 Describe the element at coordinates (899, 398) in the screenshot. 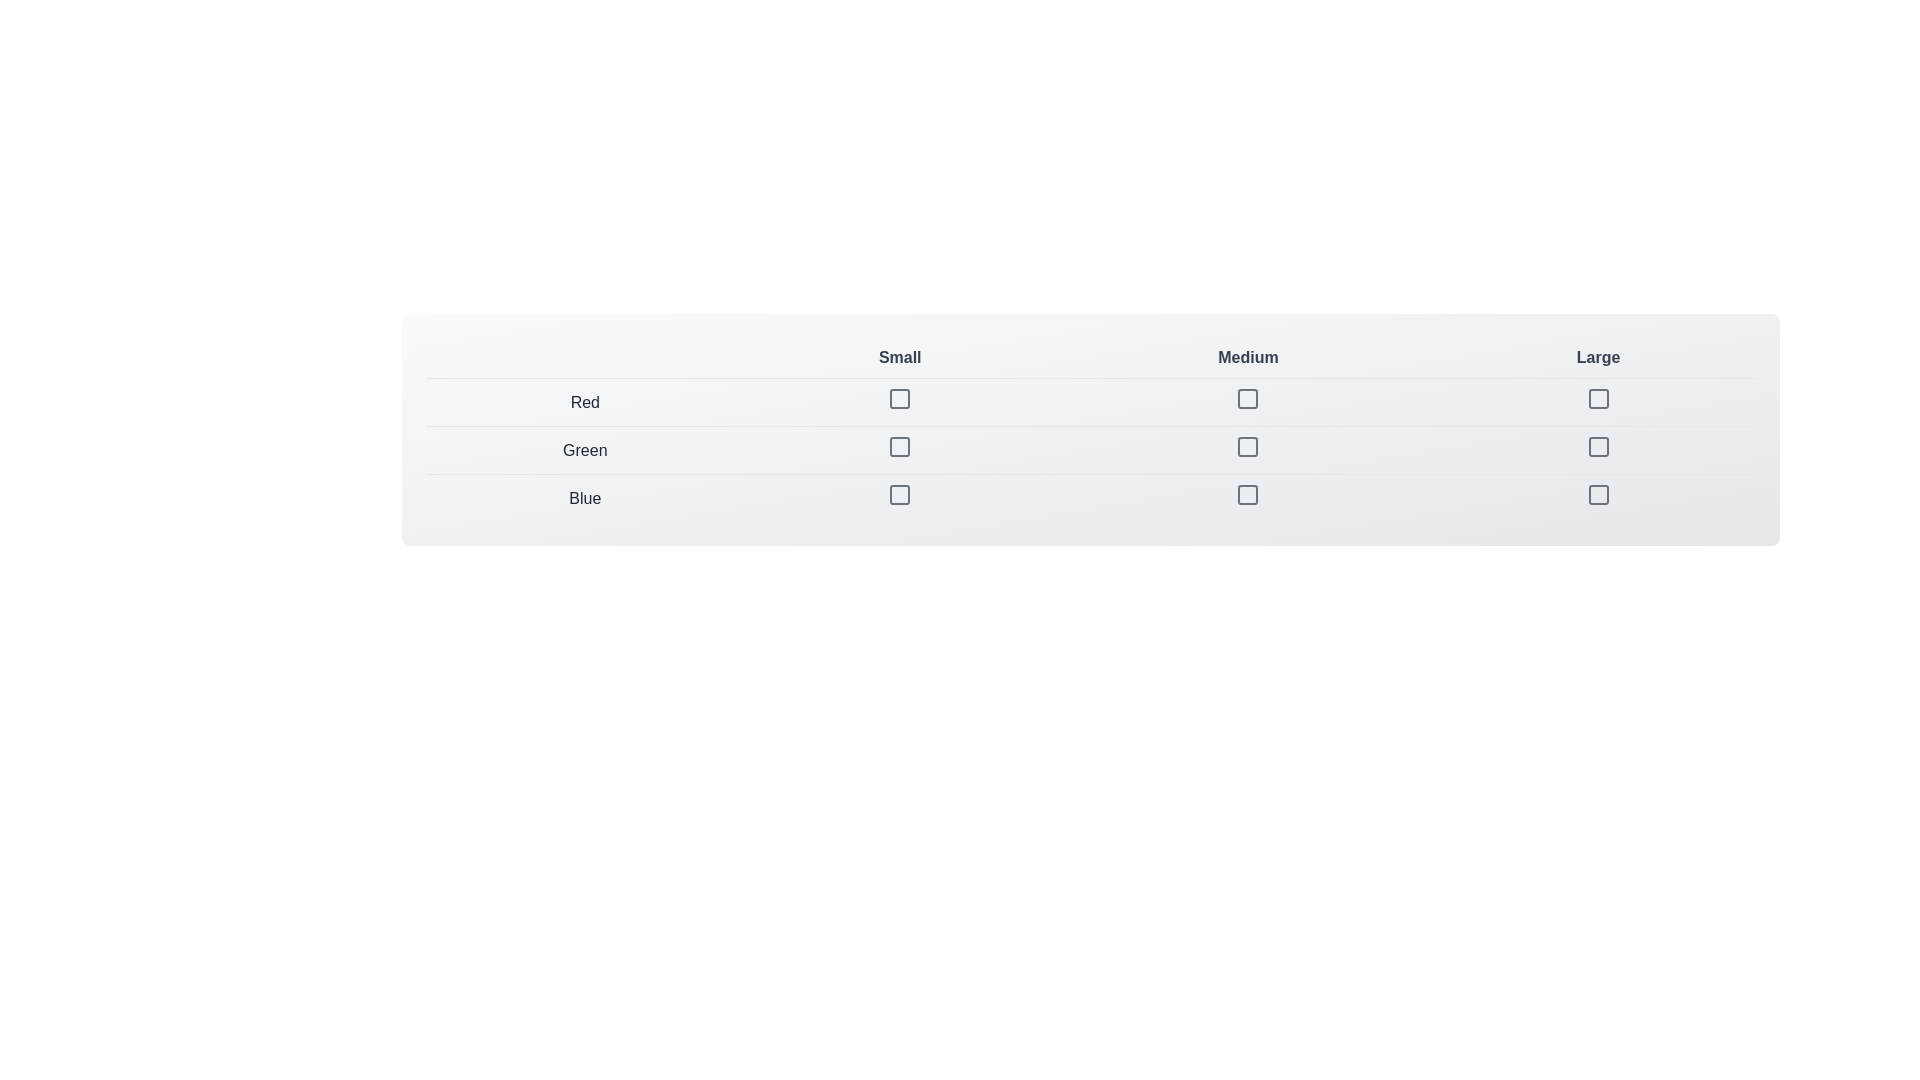

I see `the checkbox located in the first row under the 'Small' column header, next to the 'Red' label, for keyboard interaction` at that location.